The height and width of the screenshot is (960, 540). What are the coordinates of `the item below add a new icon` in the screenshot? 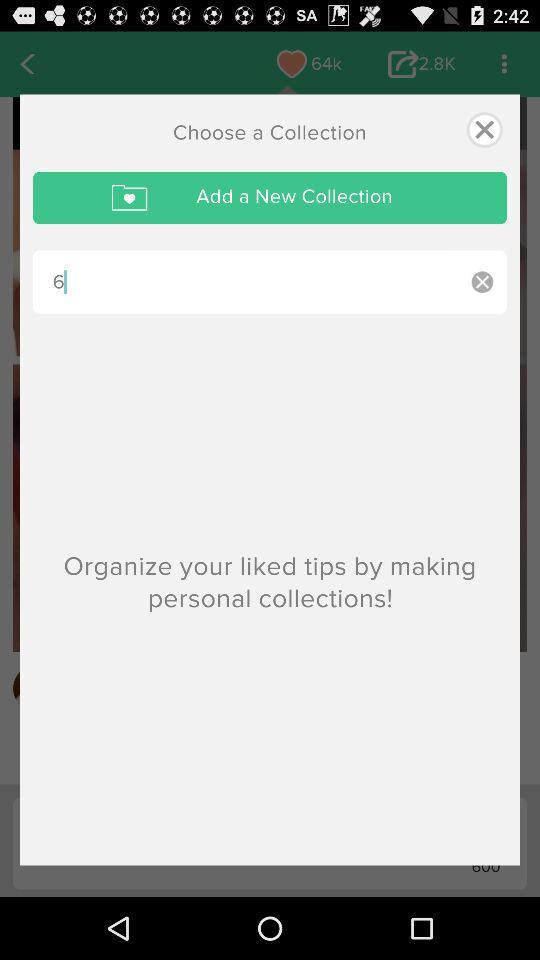 It's located at (481, 281).